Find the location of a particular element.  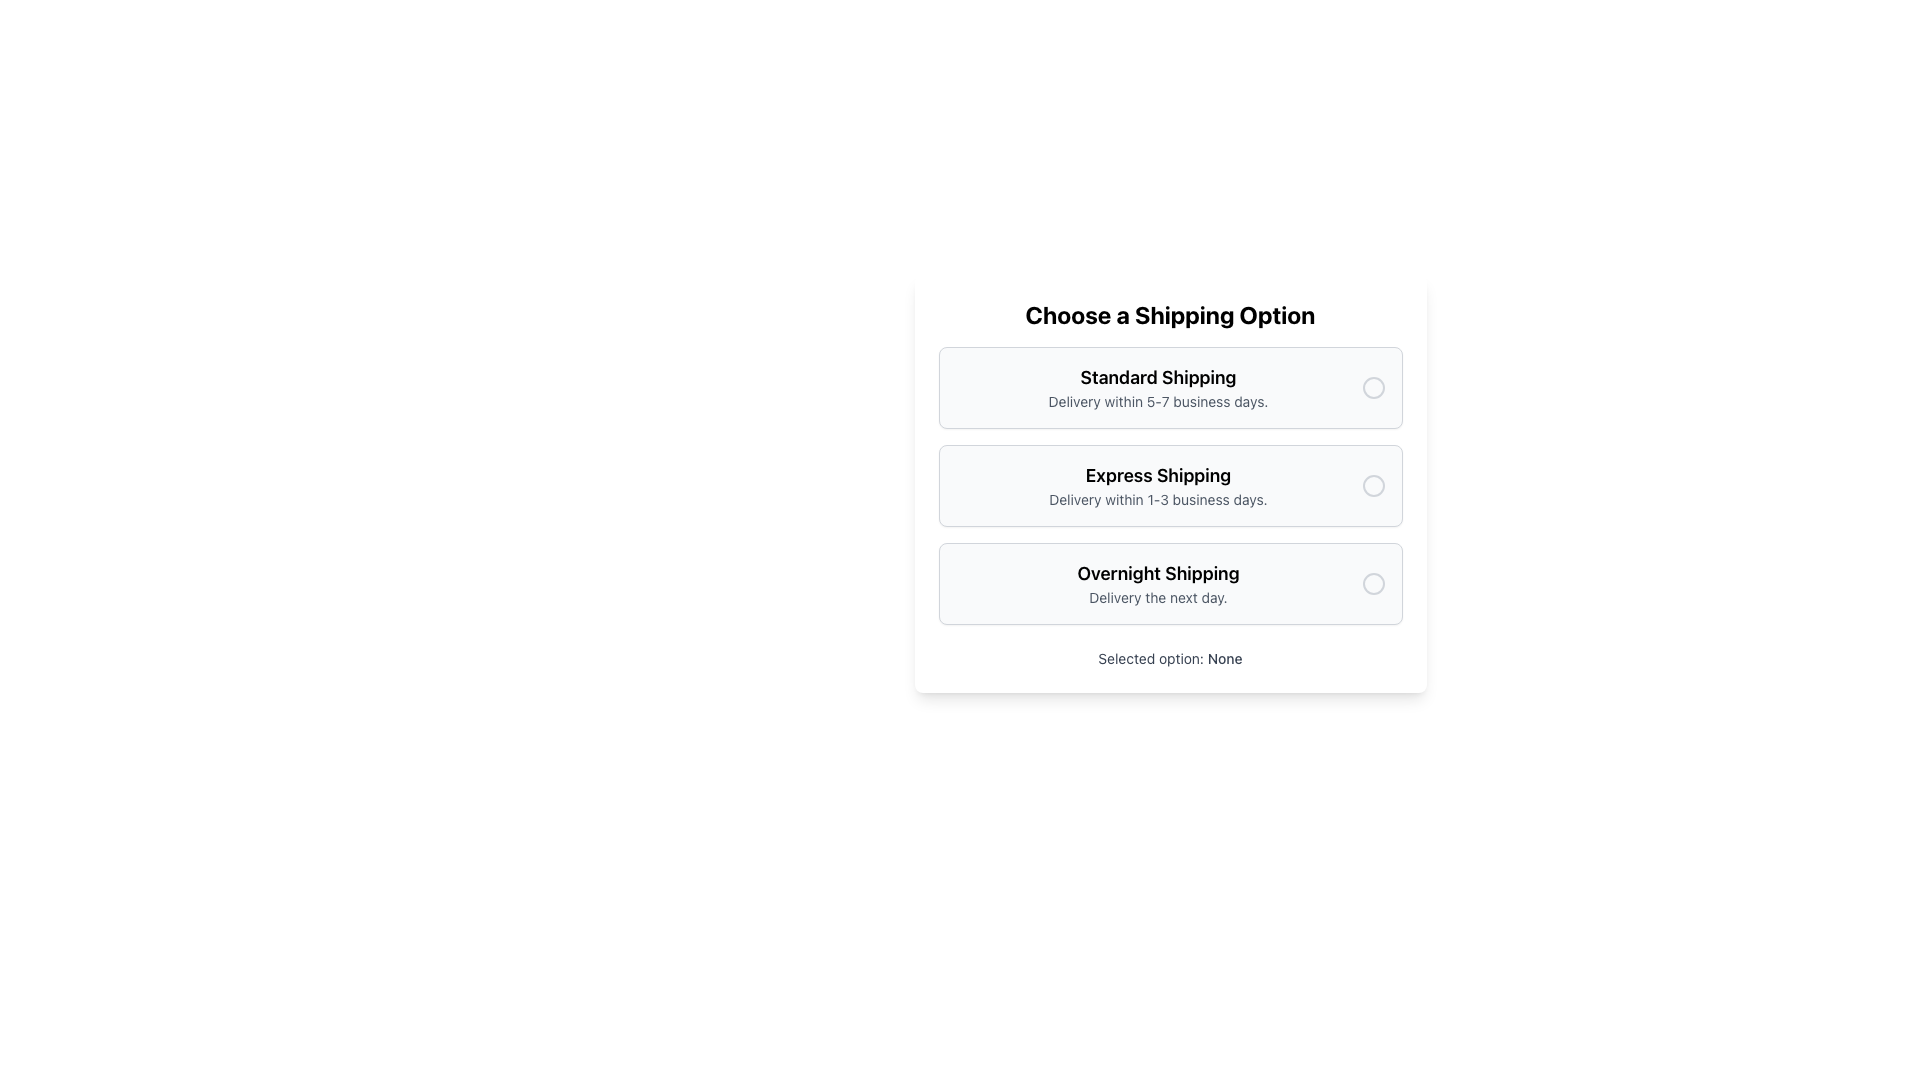

the 'Express Shipping' option in the group of interactive sections with radio buttons is located at coordinates (1170, 486).